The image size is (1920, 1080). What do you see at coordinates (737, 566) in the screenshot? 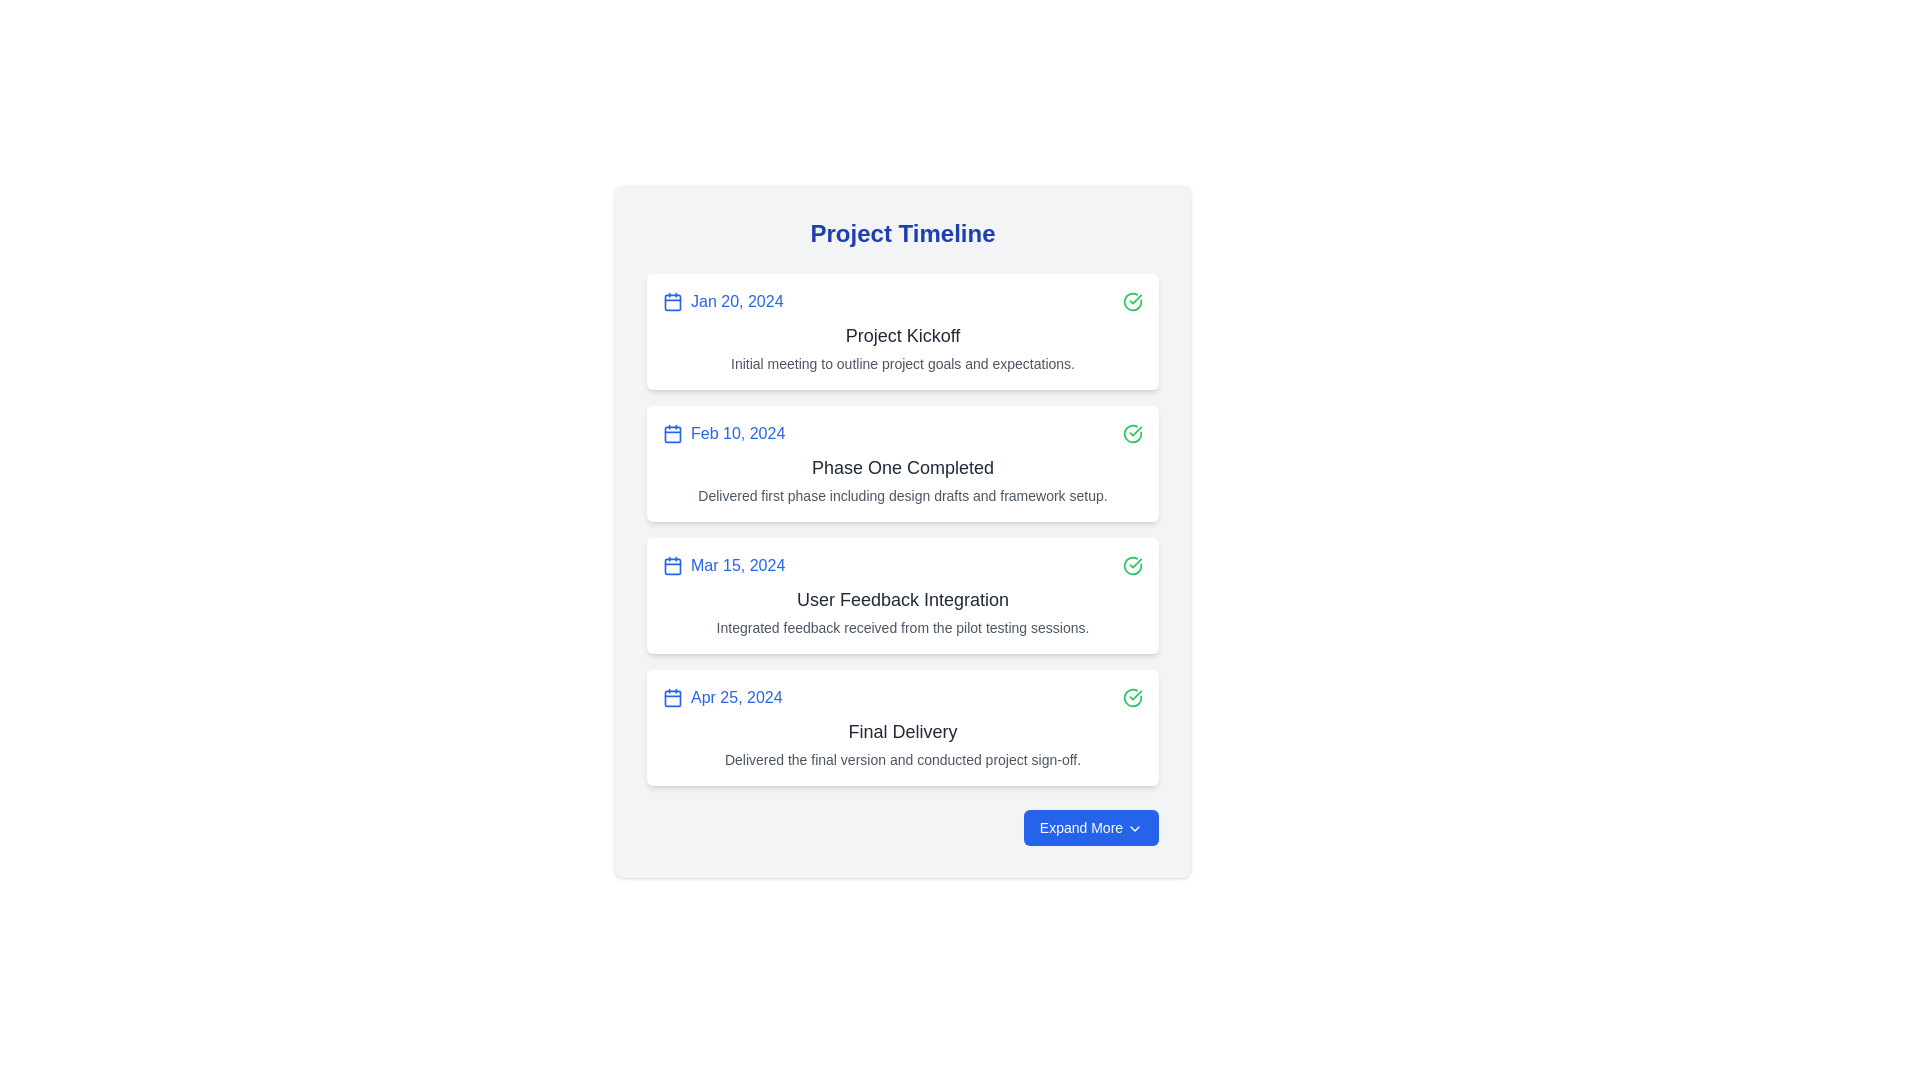
I see `the text label displaying 'Mar 15, 2024' in blue, located in the 'User Feedback Integration' timeline entry, adjacent to a calendar icon` at bounding box center [737, 566].